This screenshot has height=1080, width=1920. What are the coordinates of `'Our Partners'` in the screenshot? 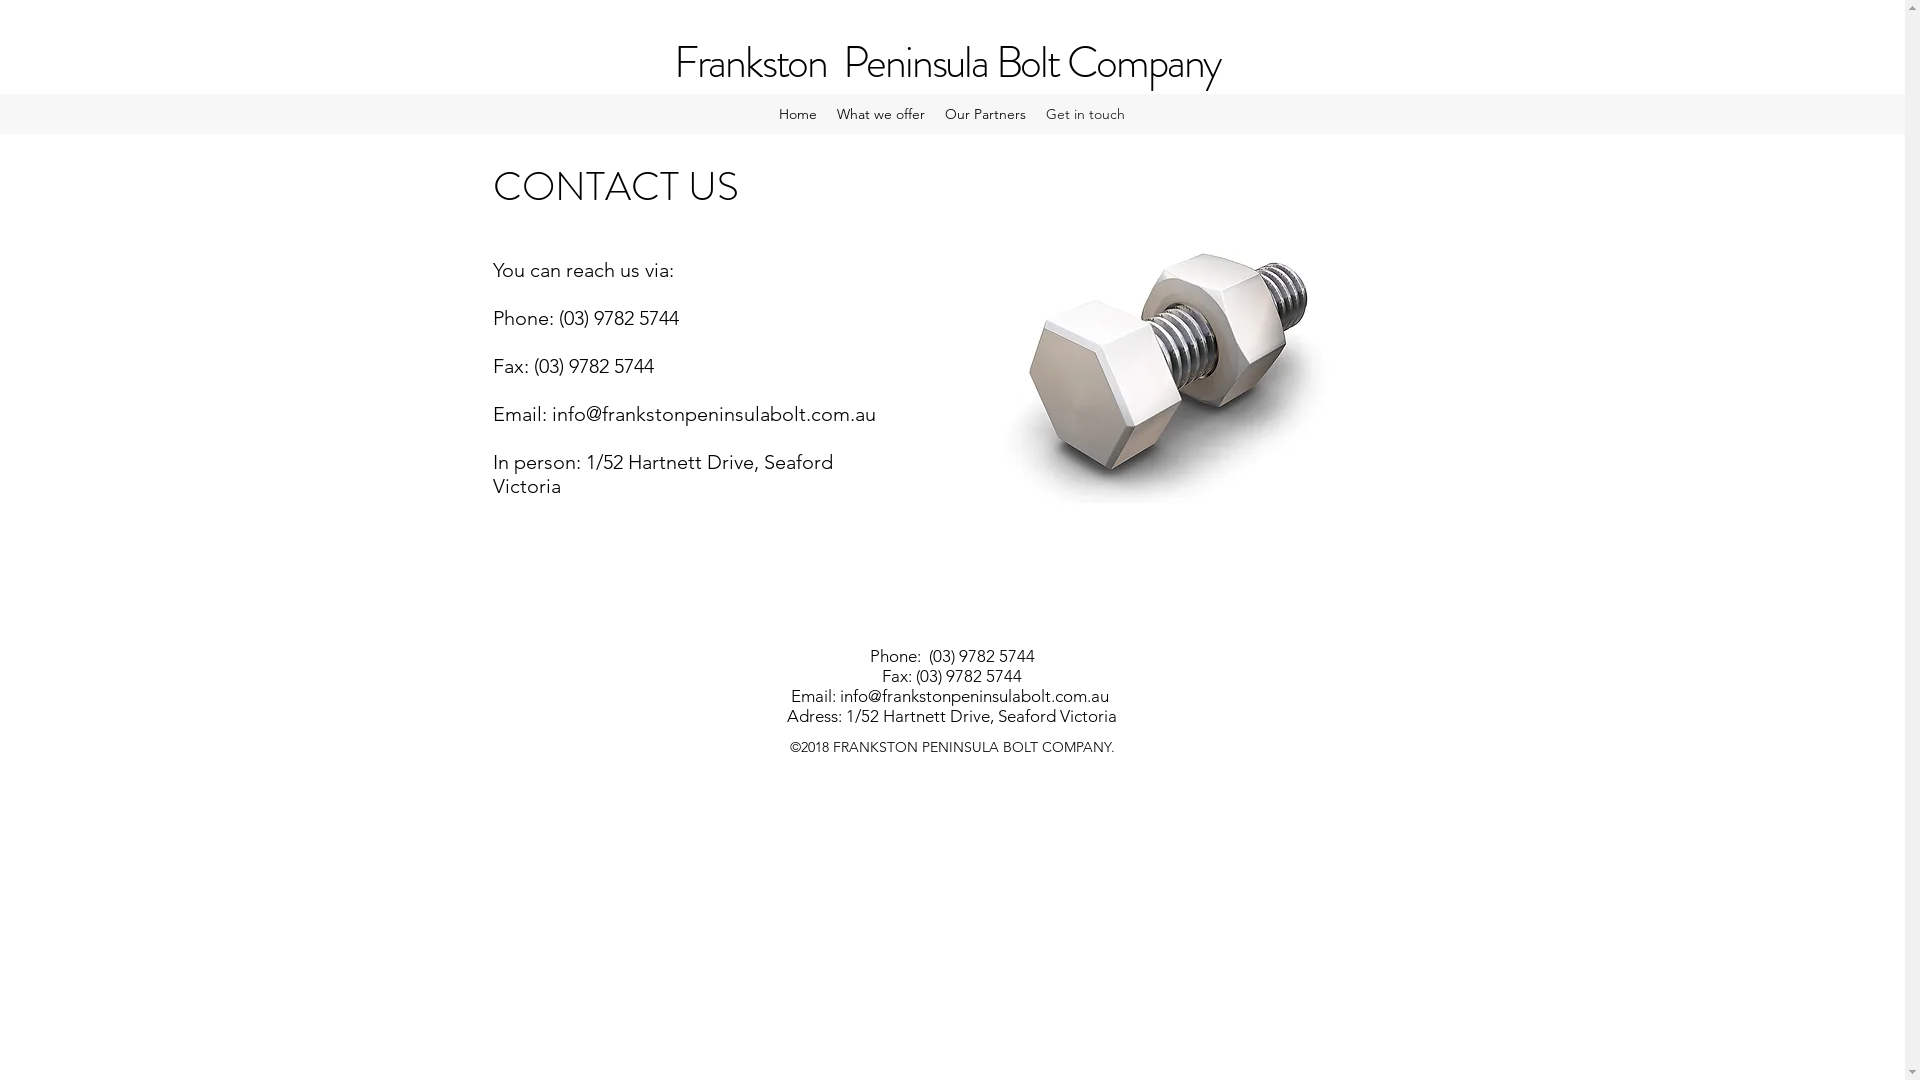 It's located at (934, 114).